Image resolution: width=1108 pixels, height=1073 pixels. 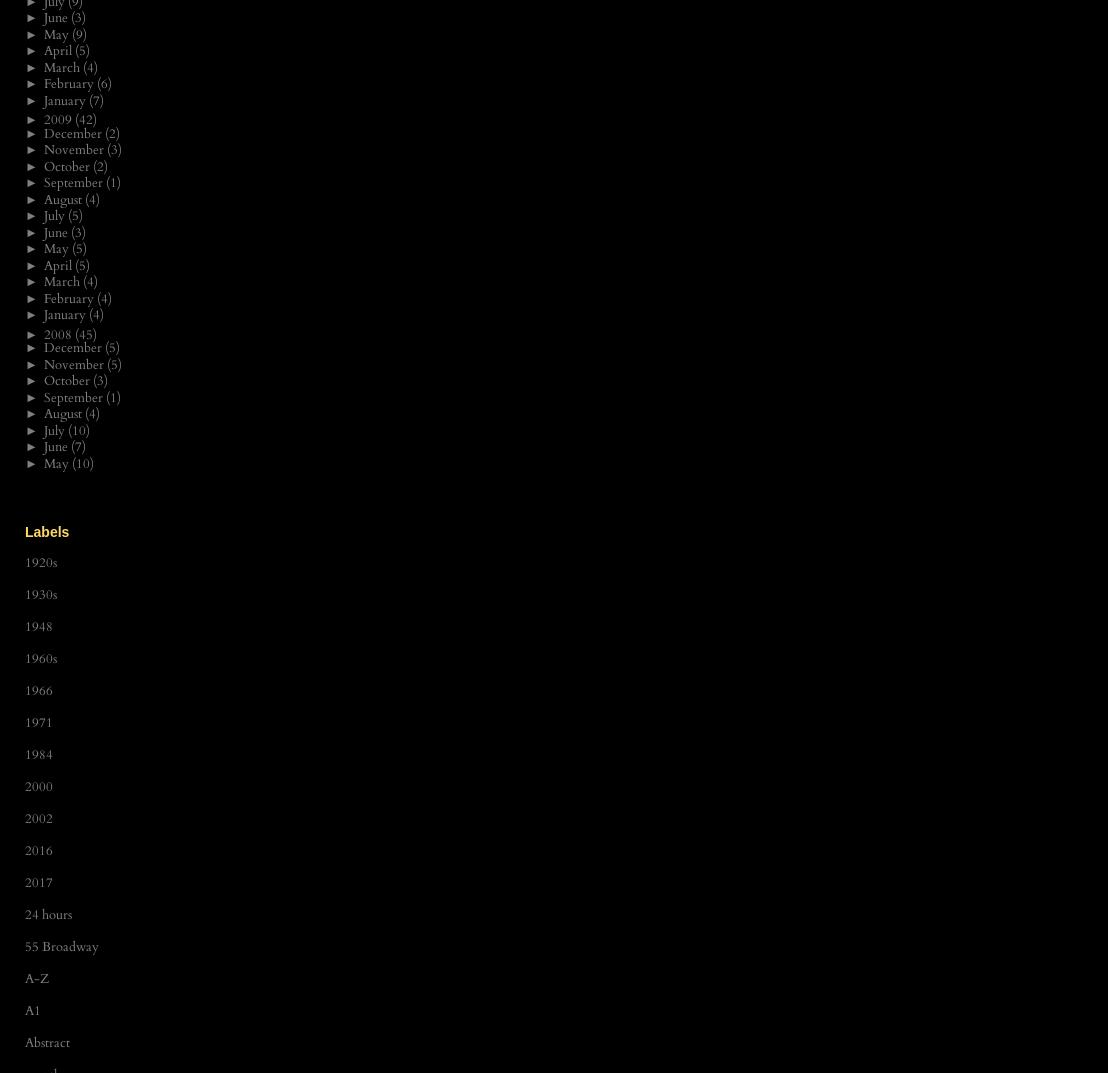 What do you see at coordinates (40, 562) in the screenshot?
I see `'1920s'` at bounding box center [40, 562].